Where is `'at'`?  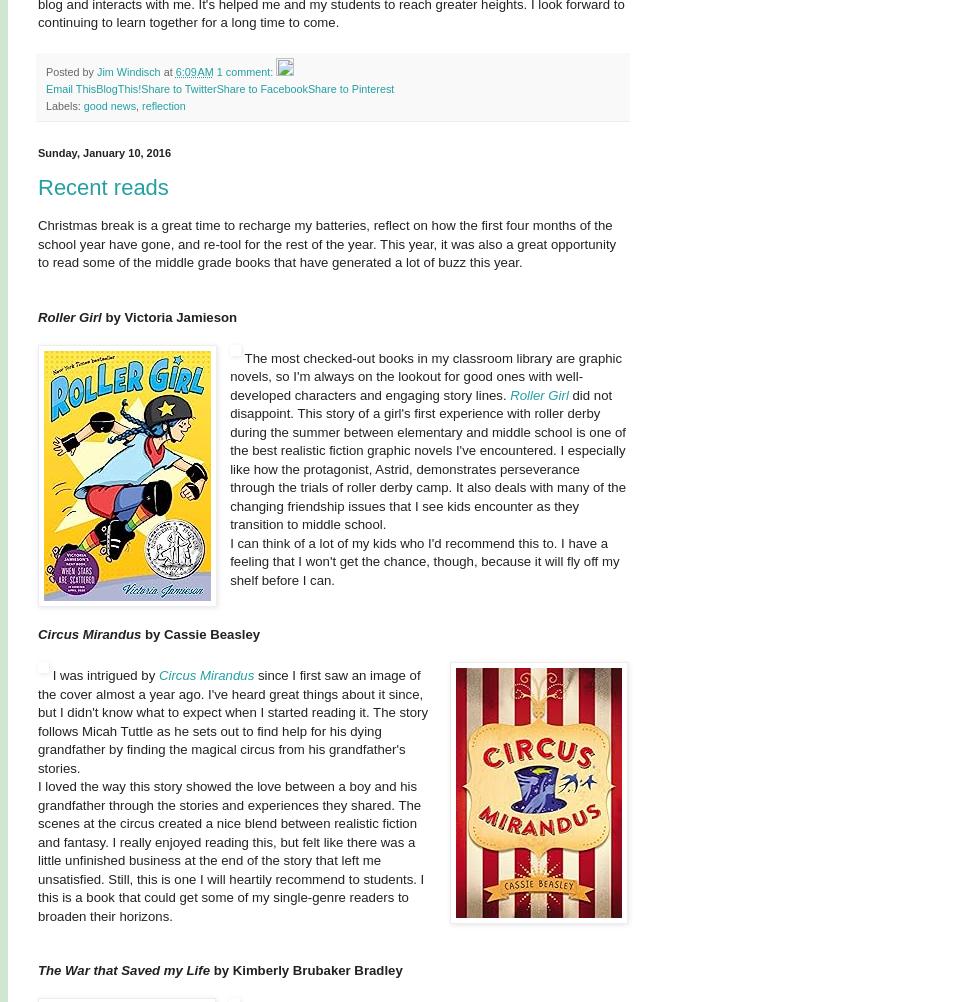
'at' is located at coordinates (169, 71).